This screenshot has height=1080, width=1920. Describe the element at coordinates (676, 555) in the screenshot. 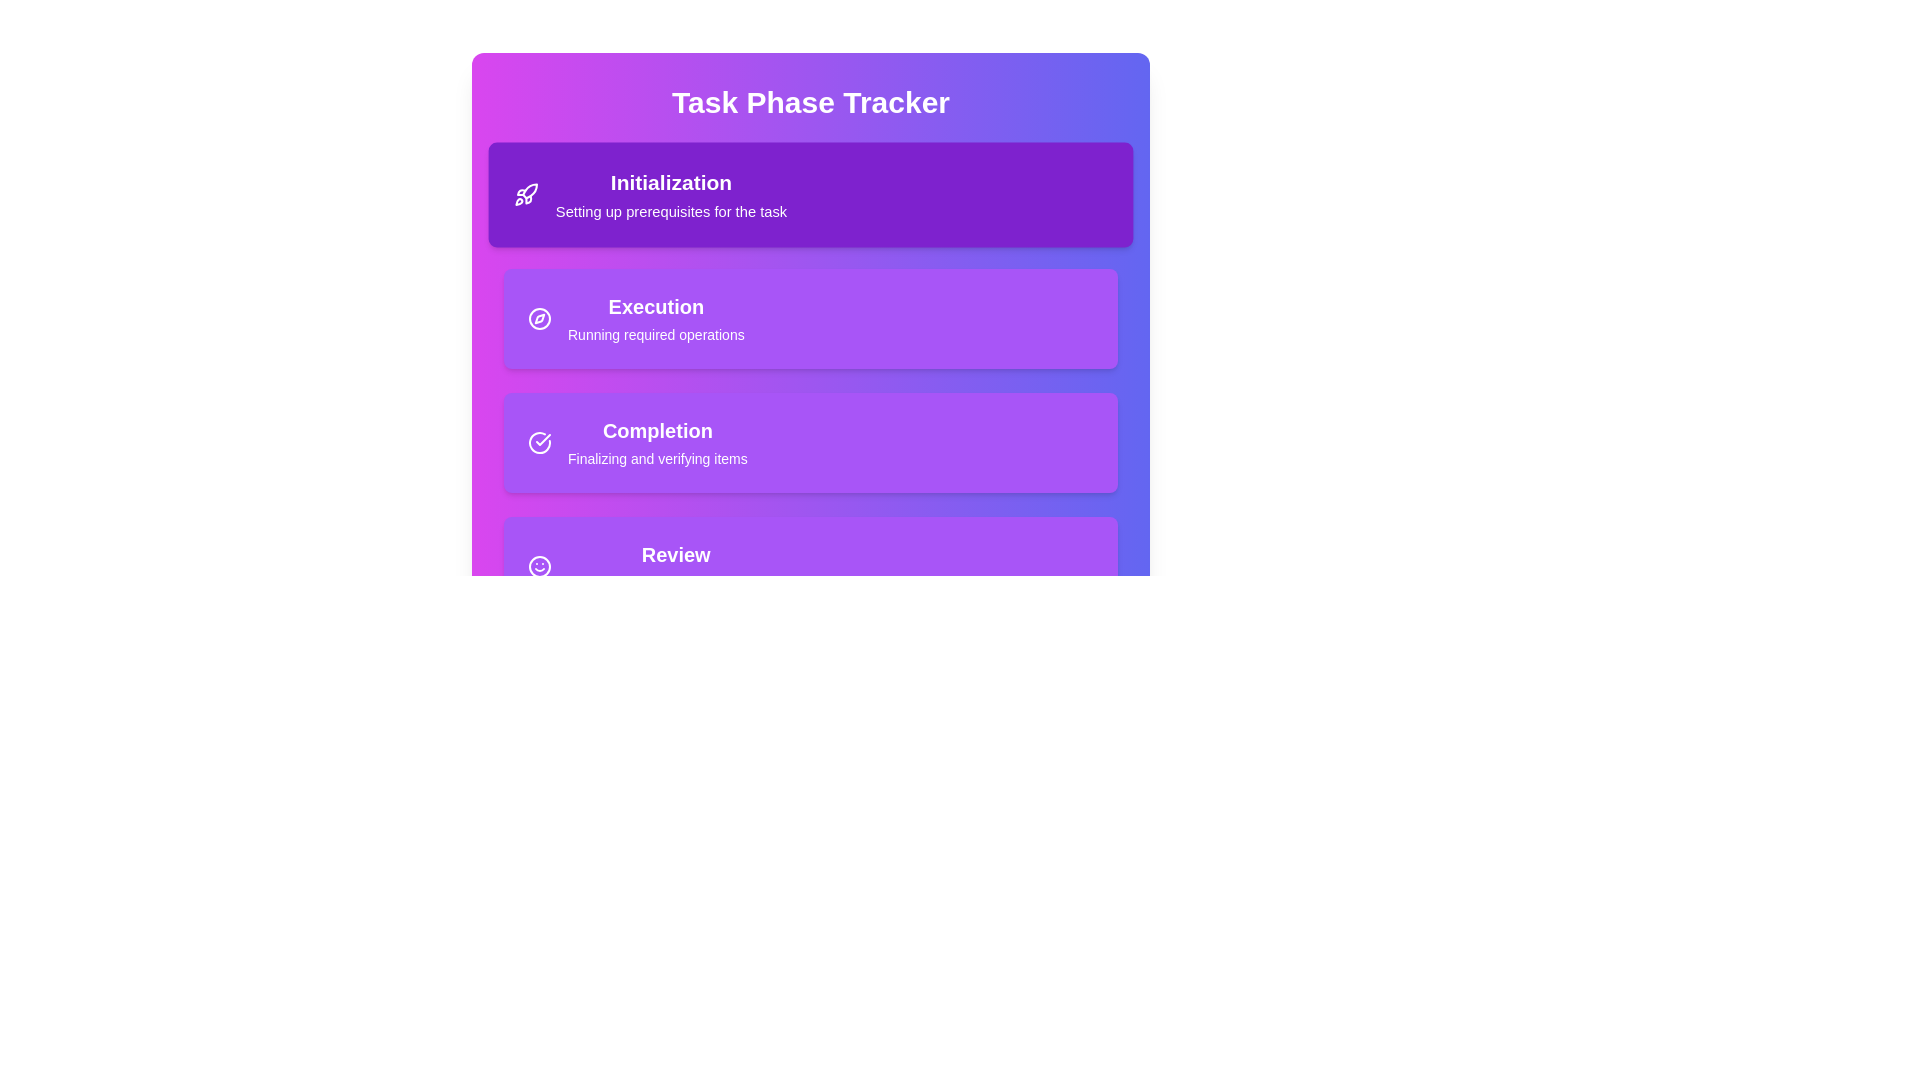

I see `the 'Review' text label element, which is displayed in large bold font on a purple background, positioned at the bottom of a vertical list of sections` at that location.